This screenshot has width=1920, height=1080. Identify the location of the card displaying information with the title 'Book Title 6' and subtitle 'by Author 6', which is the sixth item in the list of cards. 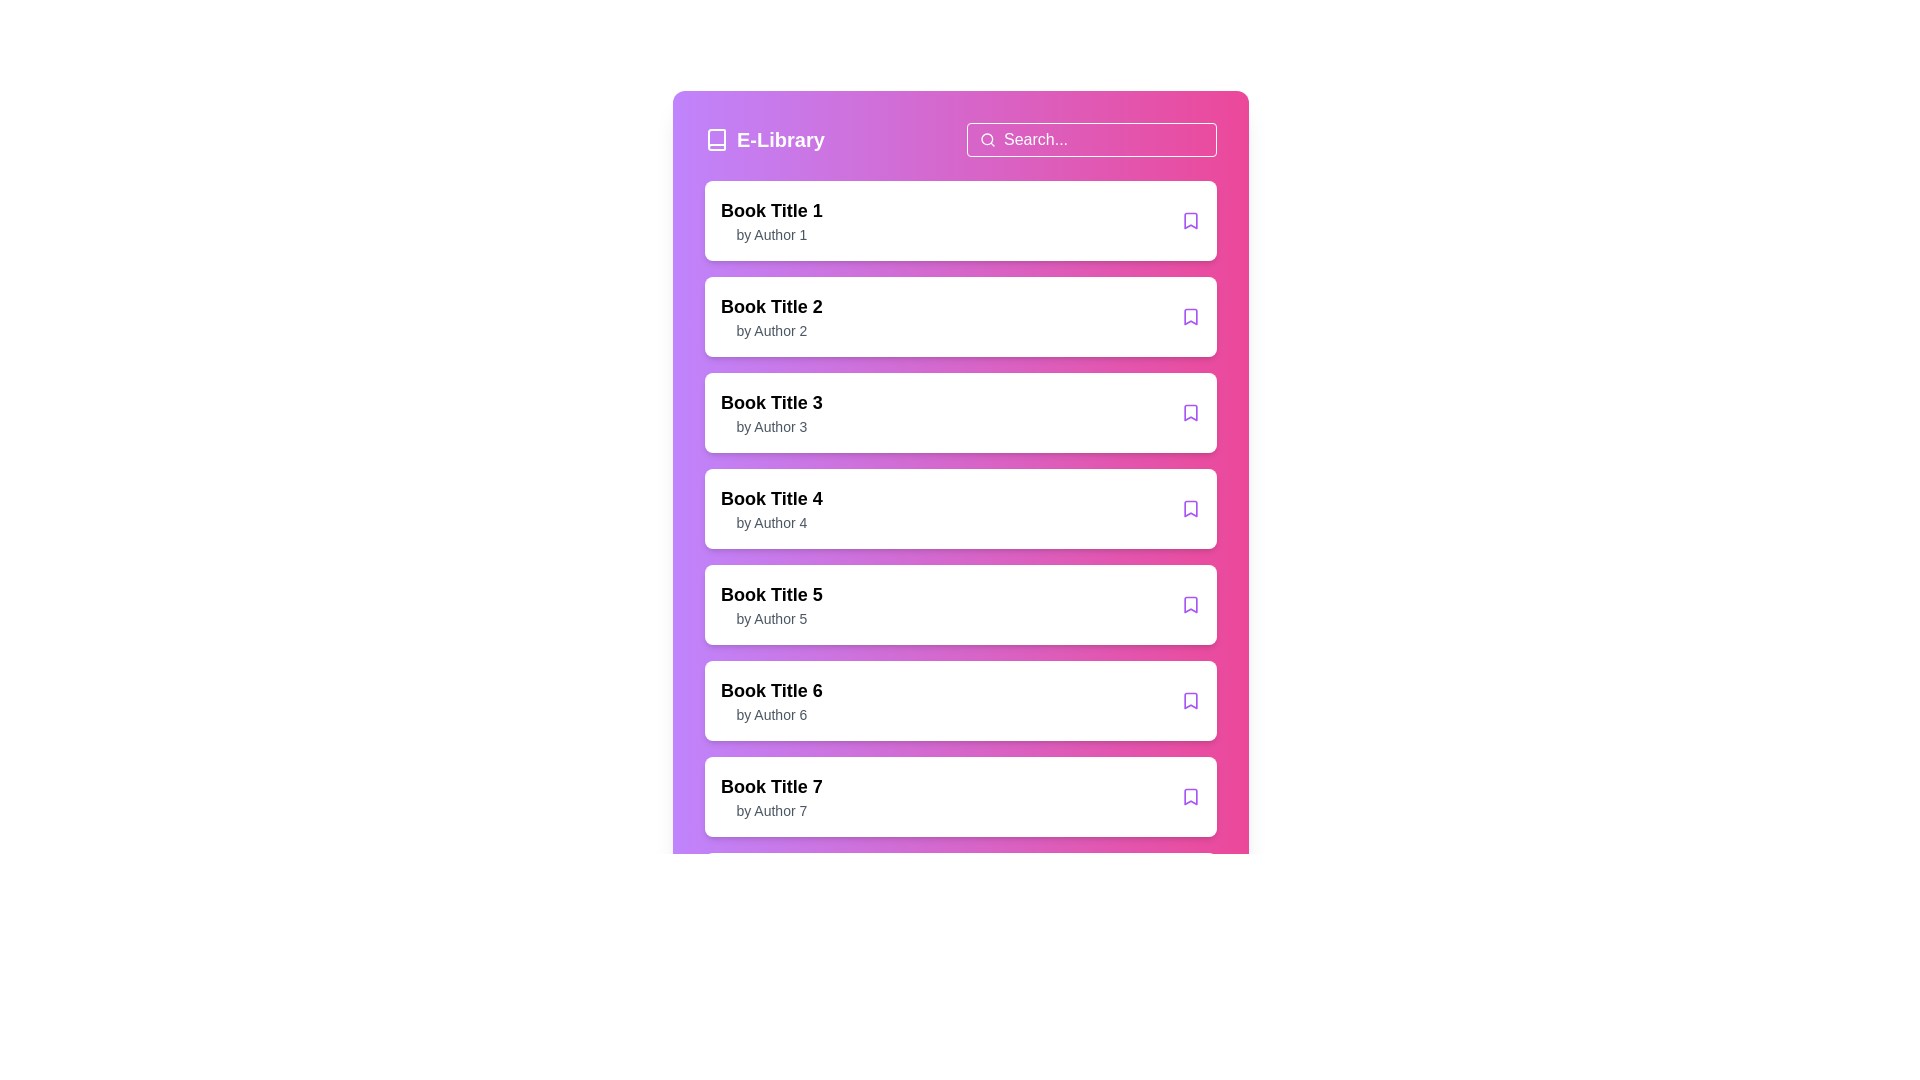
(960, 700).